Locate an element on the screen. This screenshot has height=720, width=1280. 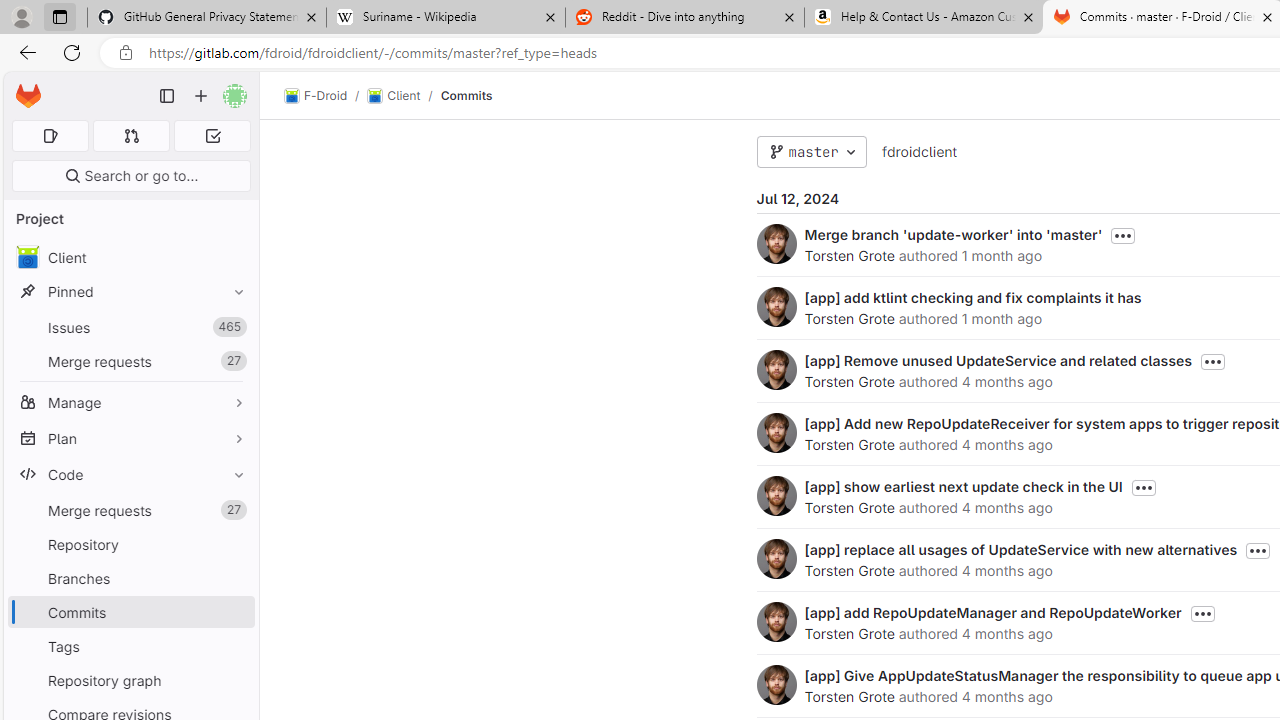
'Merge branch ' is located at coordinates (952, 233).